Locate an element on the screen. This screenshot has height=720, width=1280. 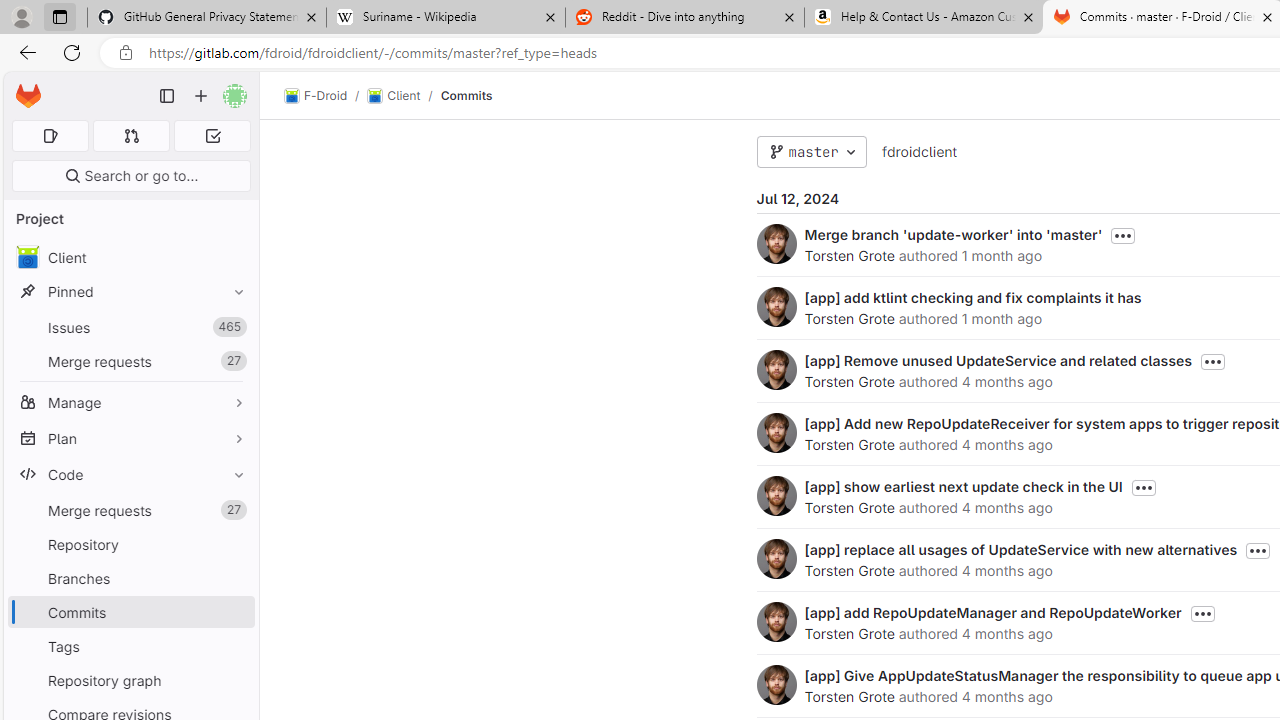
'Merge branch ' is located at coordinates (952, 233).